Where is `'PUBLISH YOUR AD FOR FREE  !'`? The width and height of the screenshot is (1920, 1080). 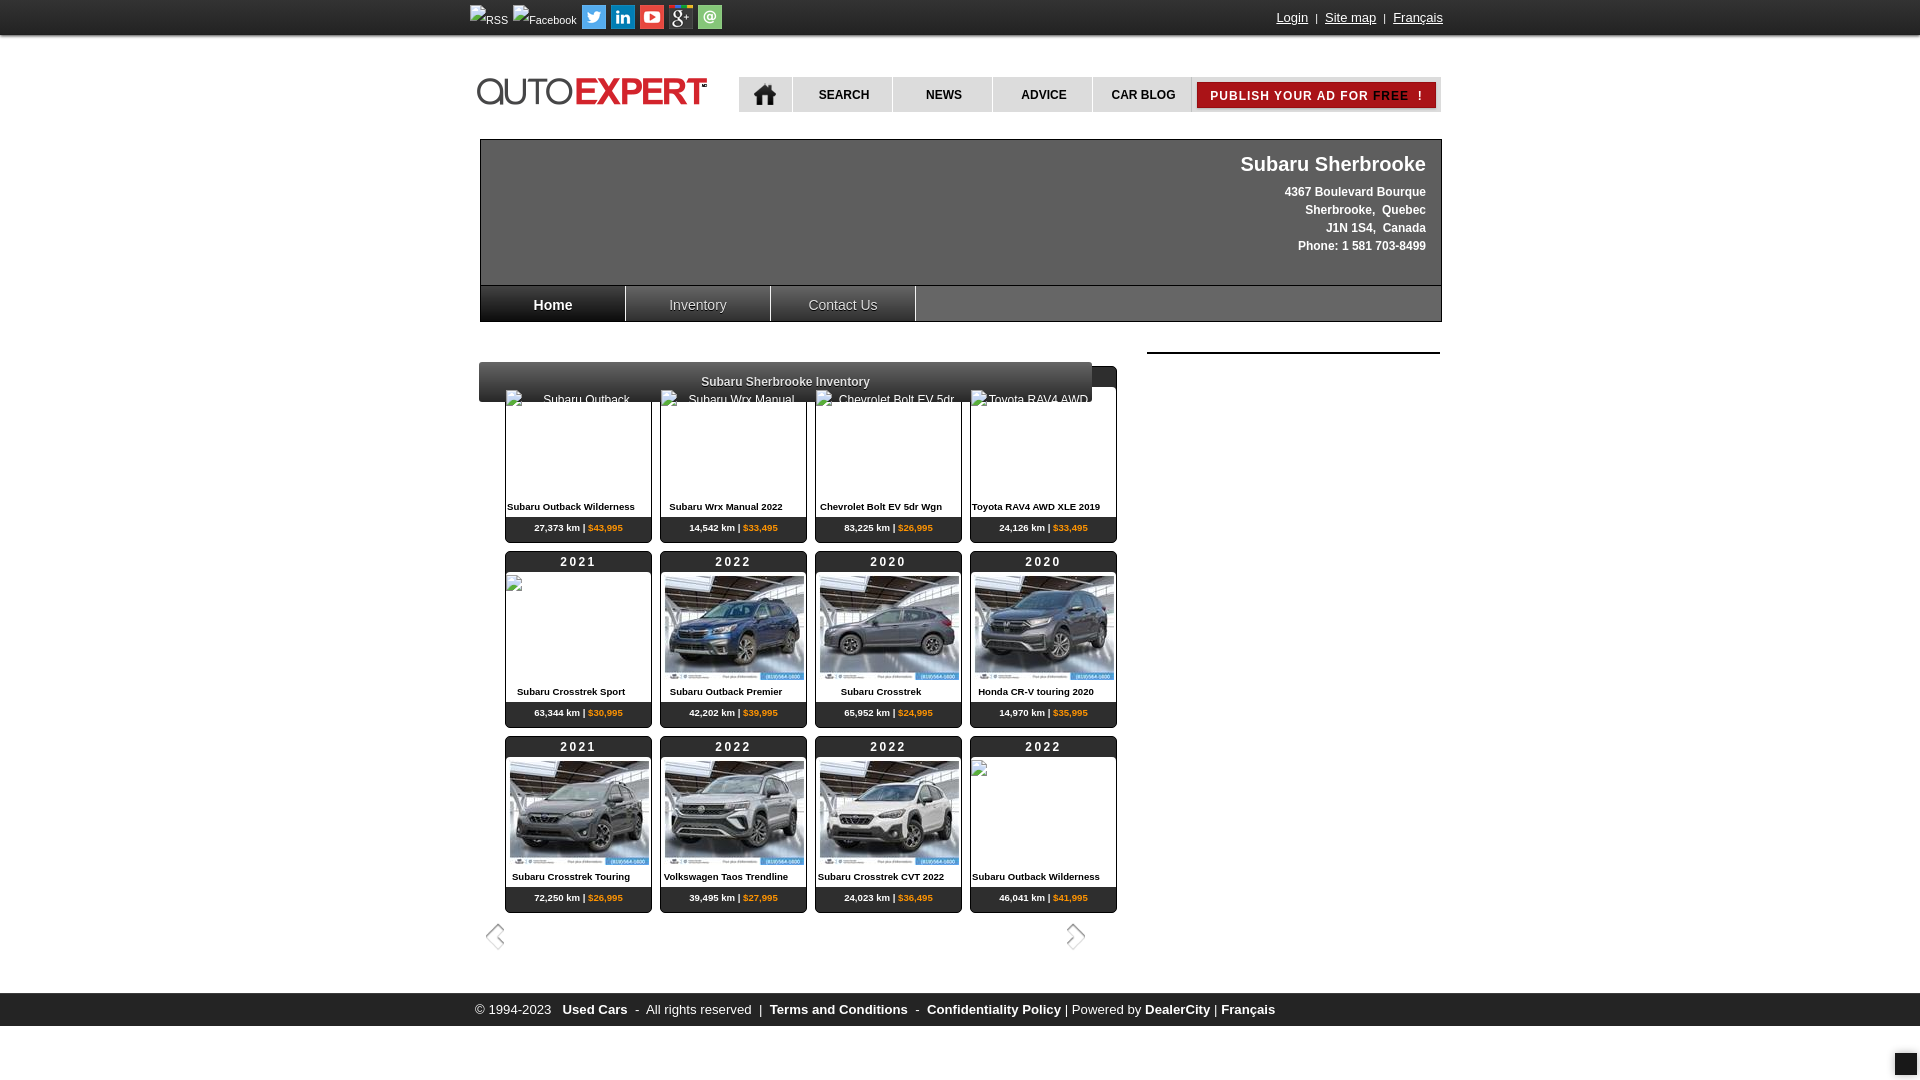
'PUBLISH YOUR AD FOR FREE  !' is located at coordinates (1315, 95).